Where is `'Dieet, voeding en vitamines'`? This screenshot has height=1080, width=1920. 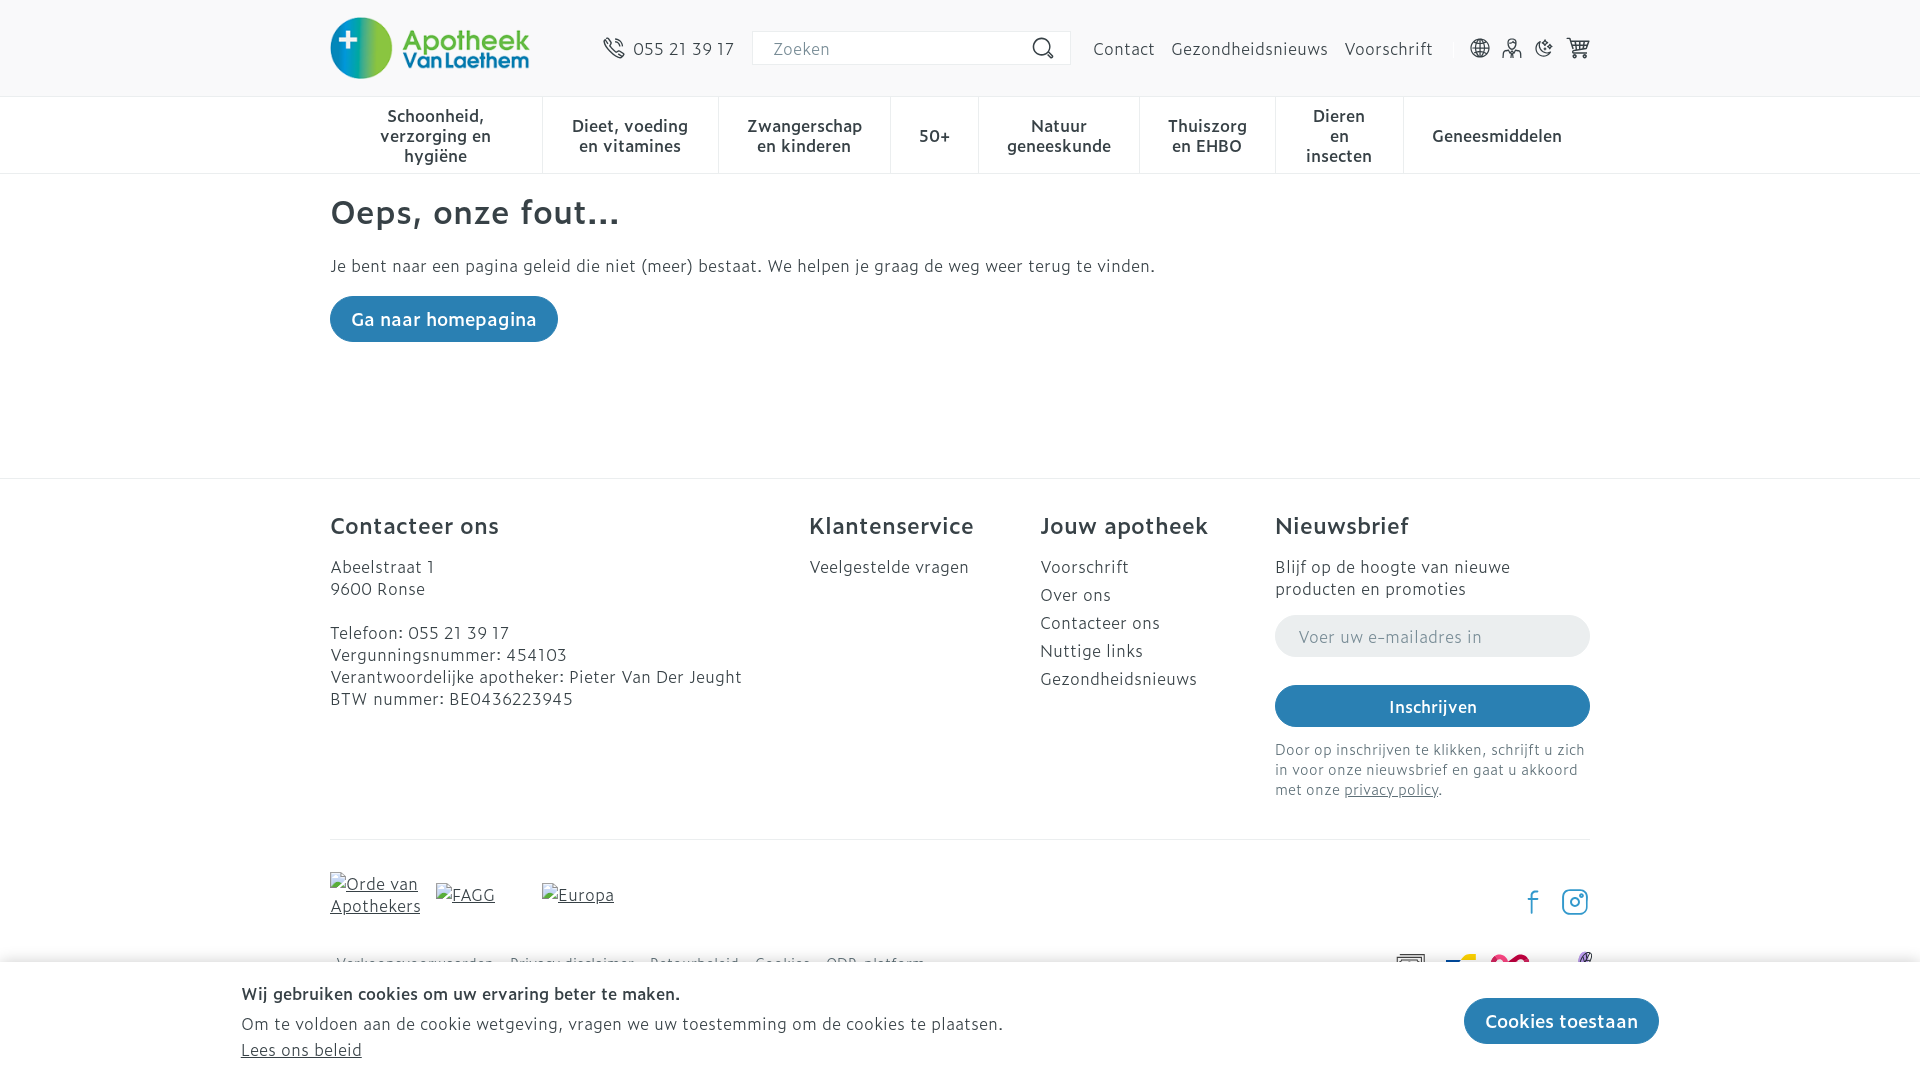
'Dieet, voeding en vitamines' is located at coordinates (628, 132).